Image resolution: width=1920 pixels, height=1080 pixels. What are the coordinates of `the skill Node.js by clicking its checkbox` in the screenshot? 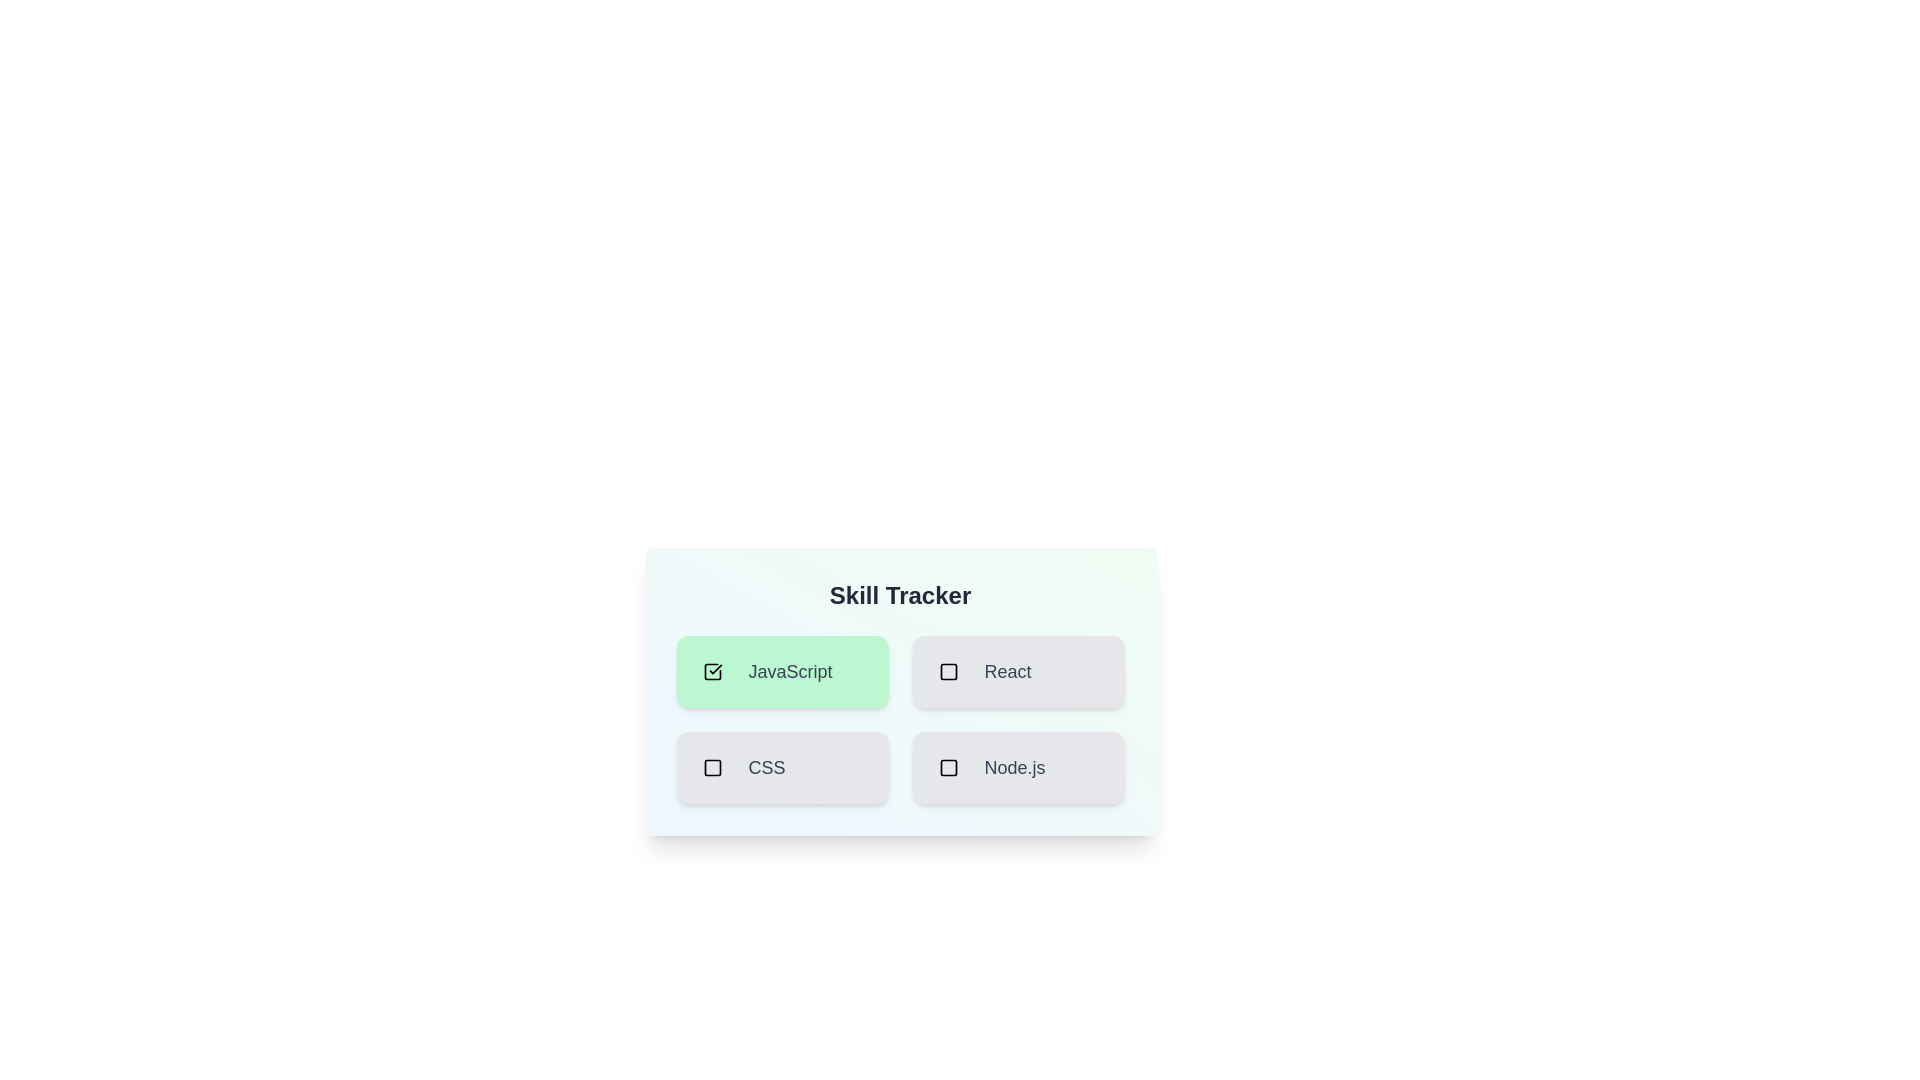 It's located at (947, 766).